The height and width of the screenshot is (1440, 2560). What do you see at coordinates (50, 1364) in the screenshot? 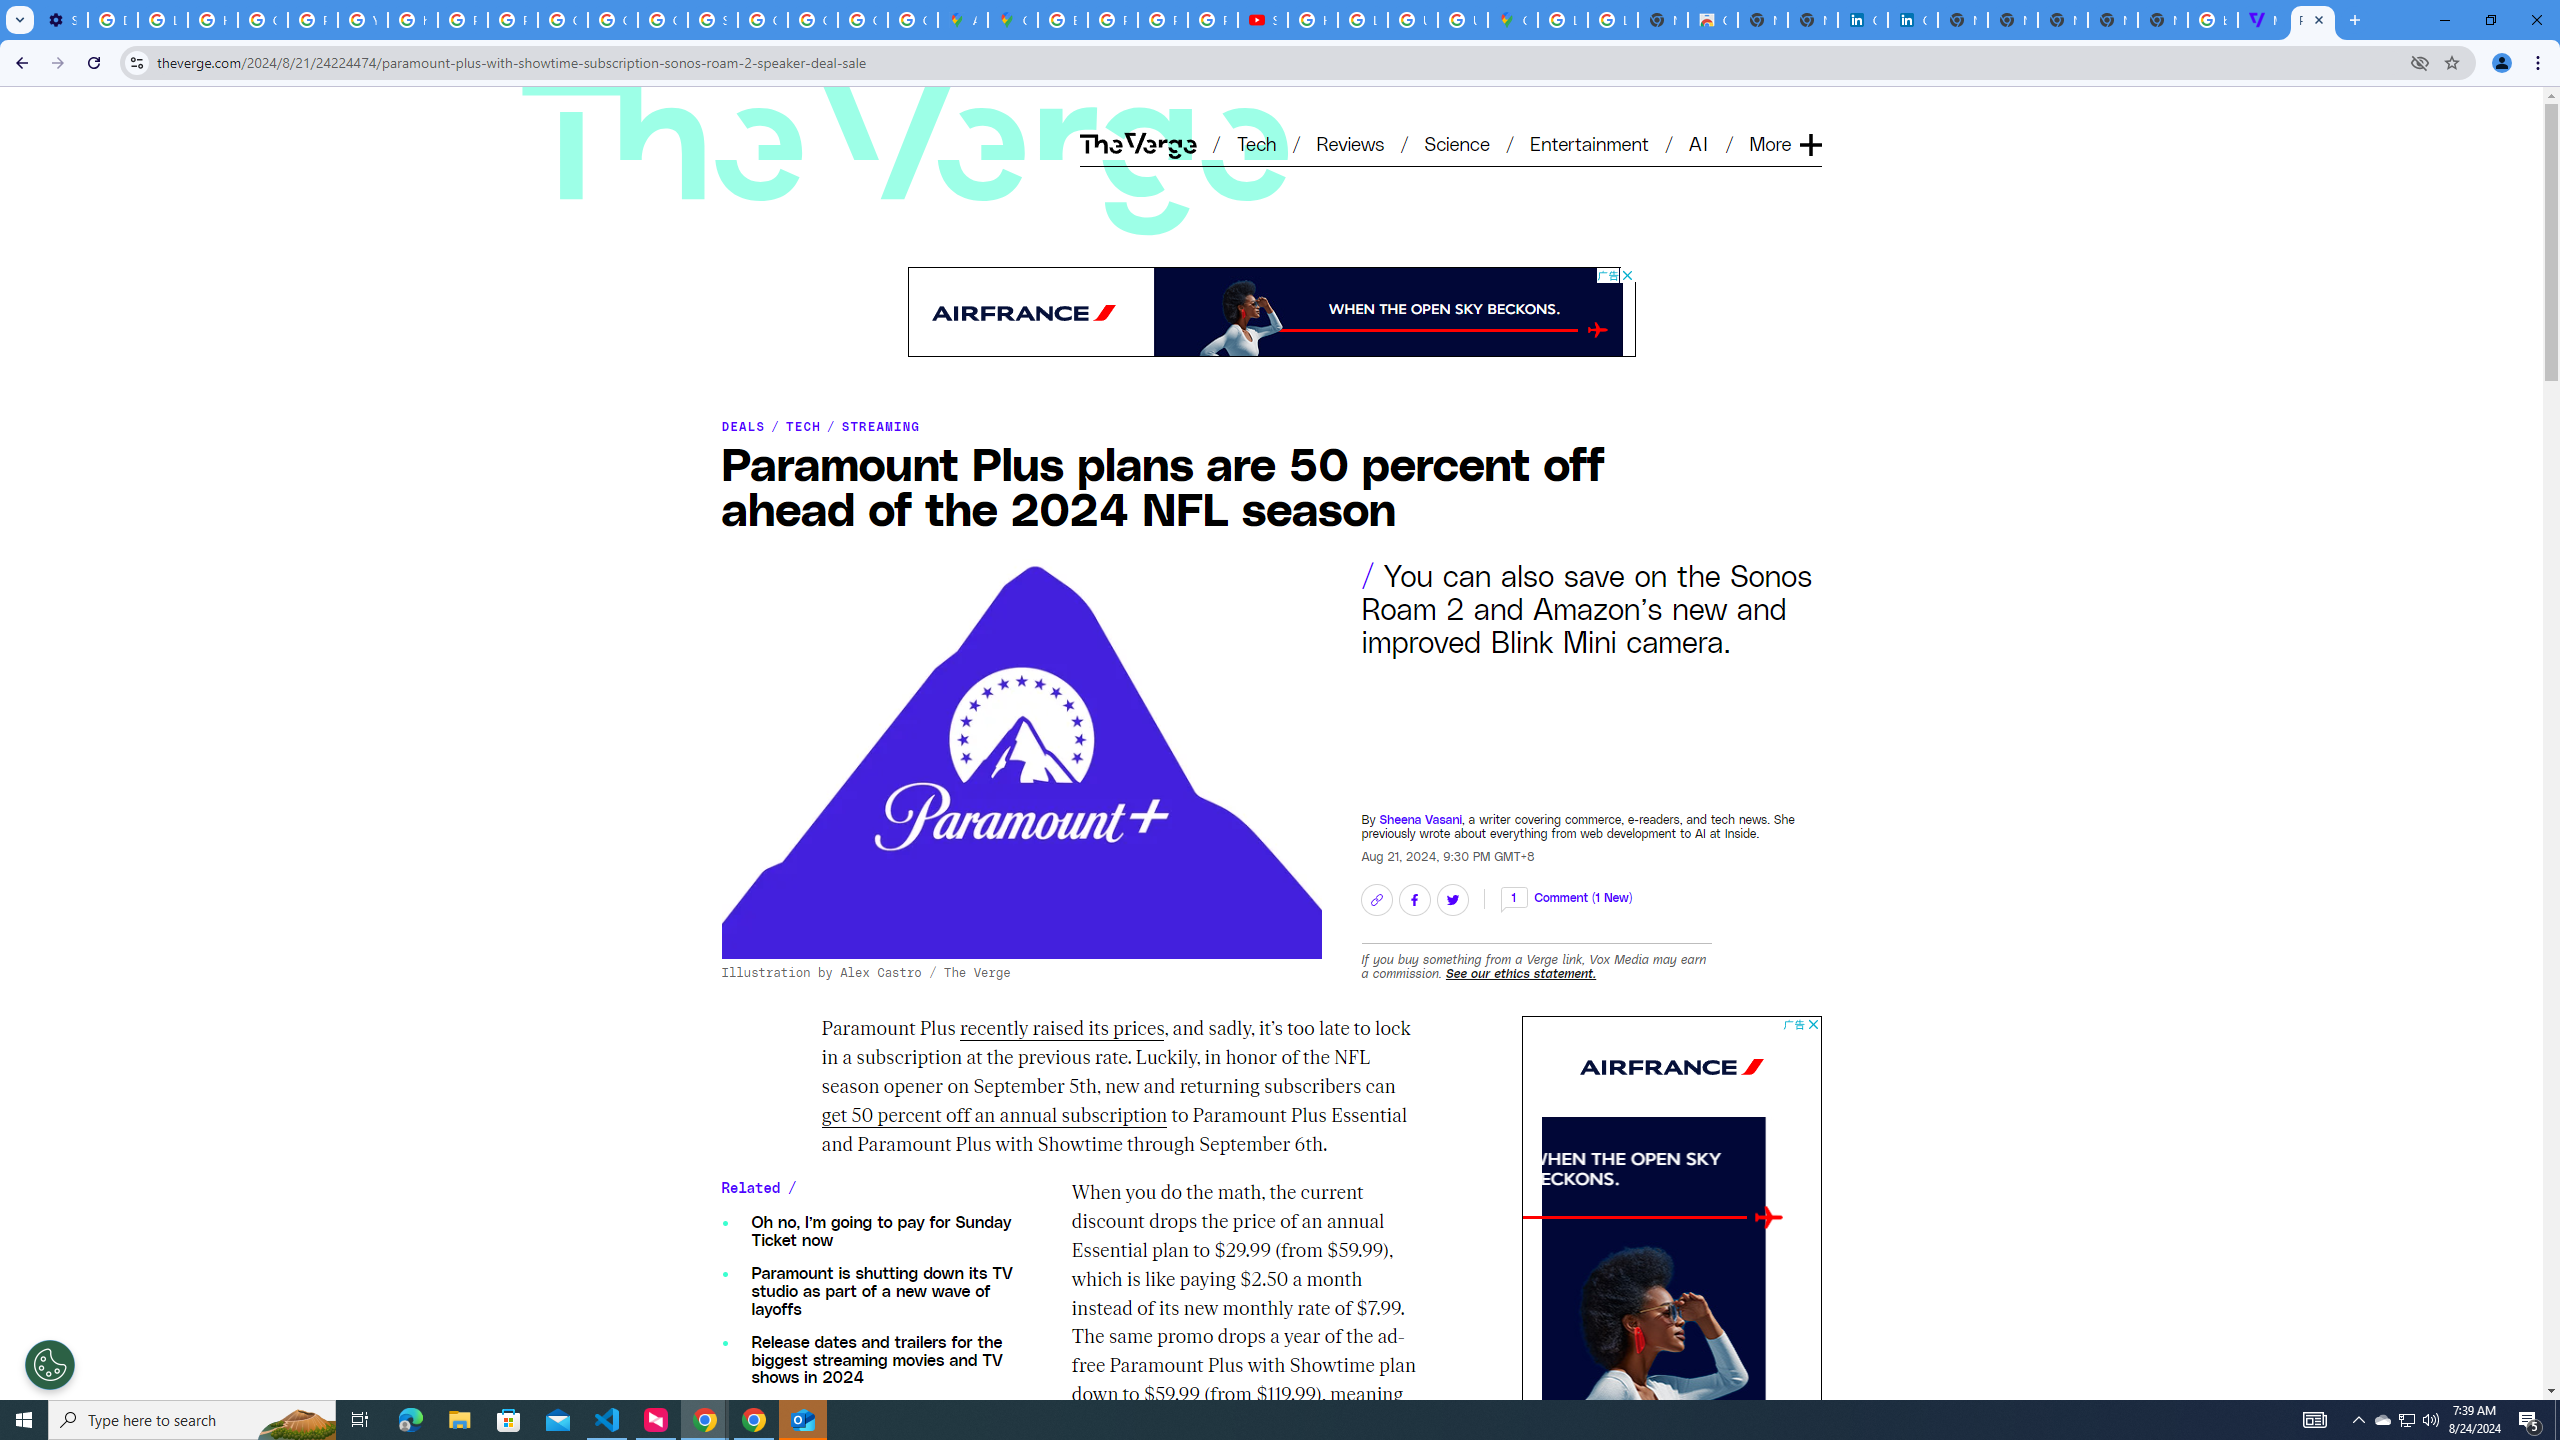
I see `'Open Preferences'` at bounding box center [50, 1364].